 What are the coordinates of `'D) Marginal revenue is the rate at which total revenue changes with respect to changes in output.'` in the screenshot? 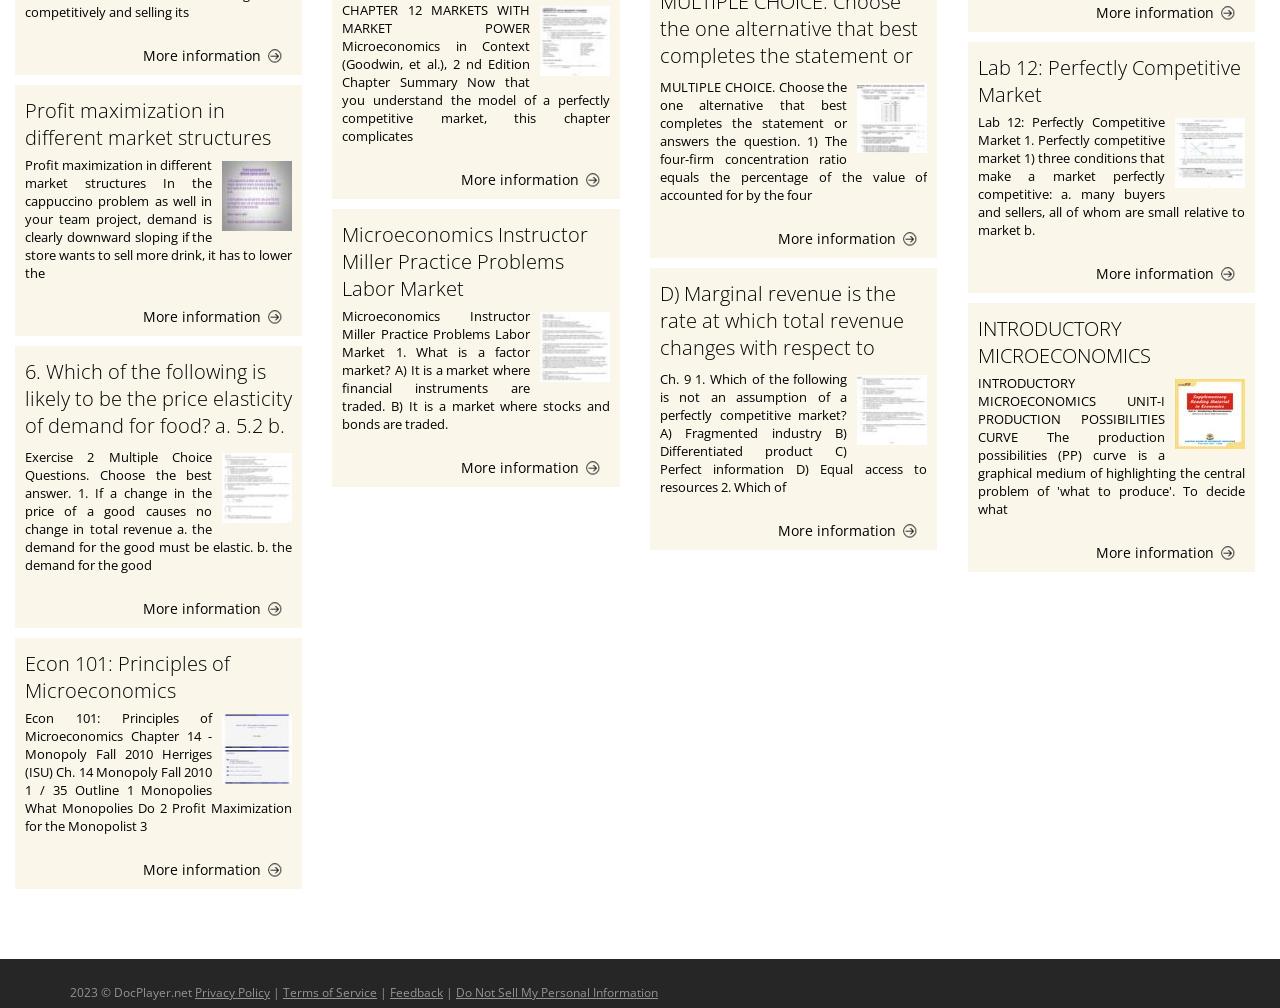 It's located at (780, 333).